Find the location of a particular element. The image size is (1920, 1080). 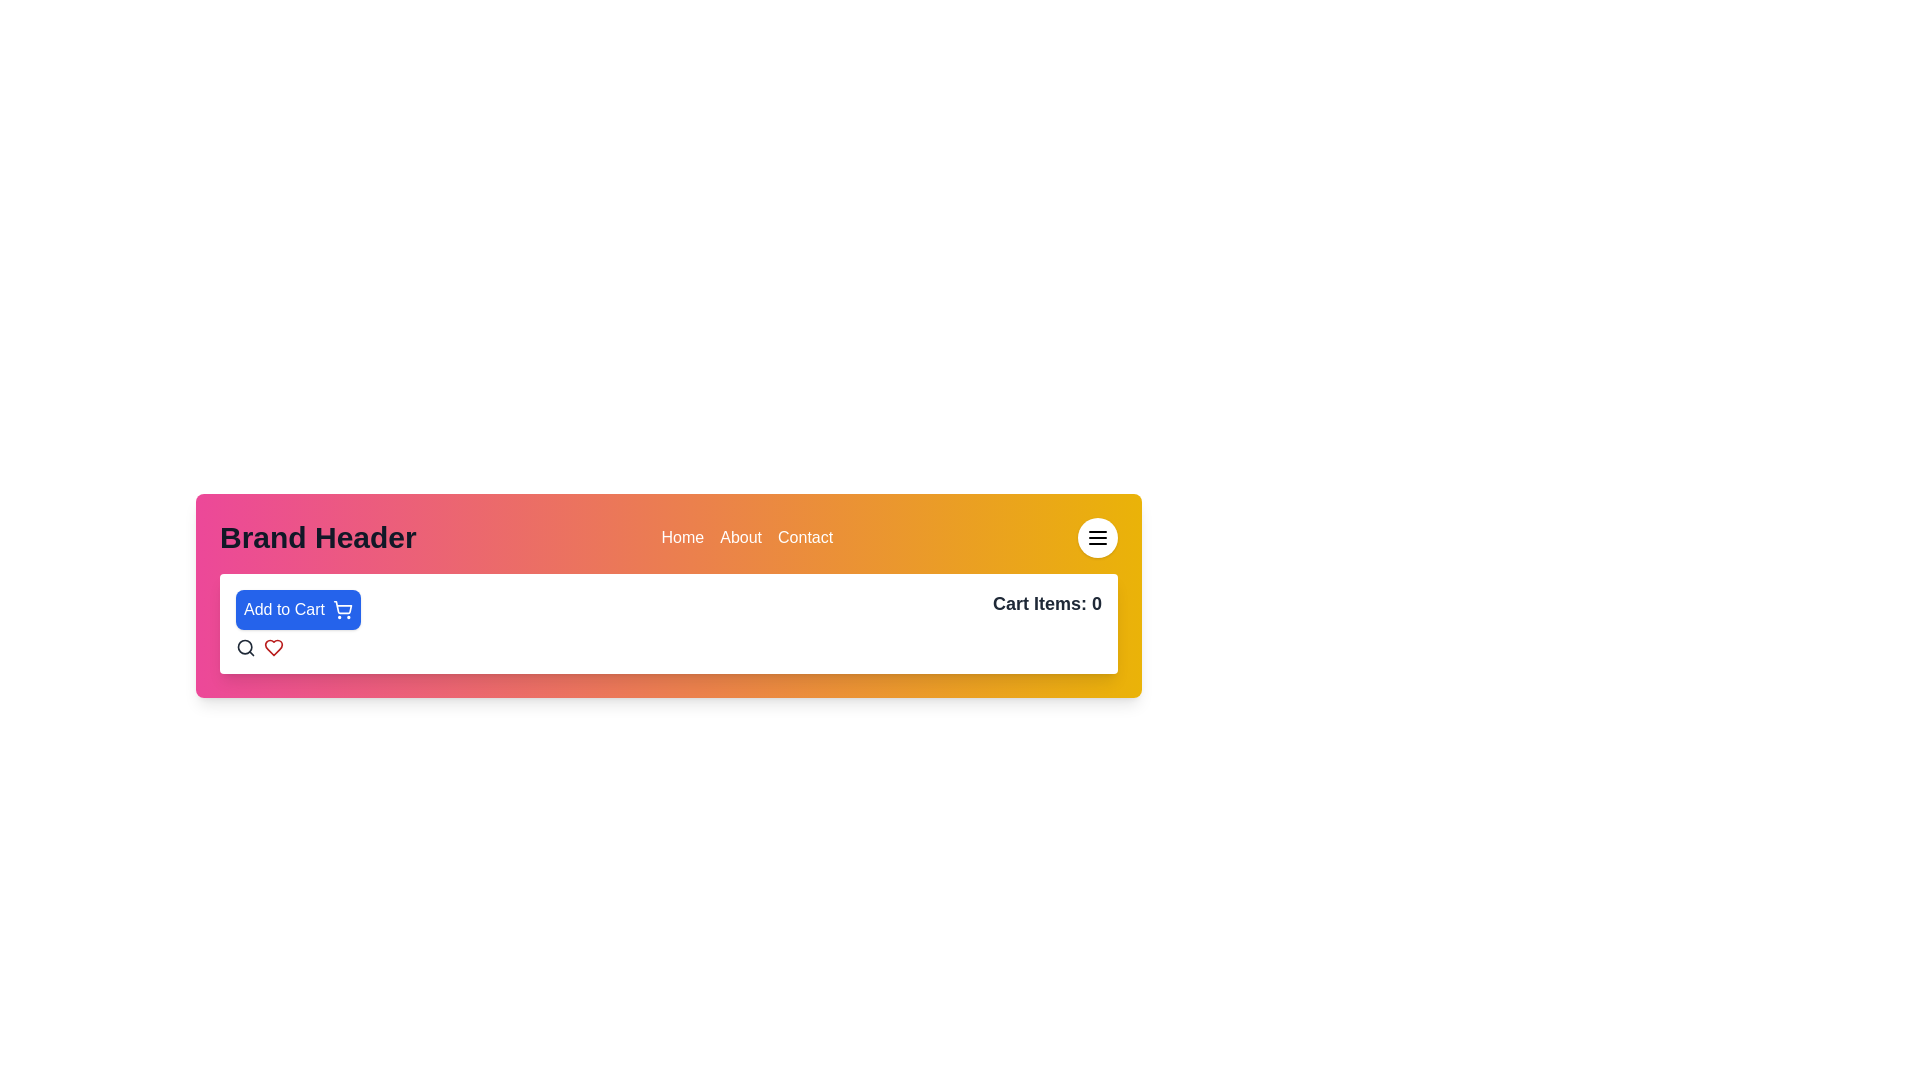

the 'About' section text-based navigation menu item, which is the second item in a horizontally aligned menu bar located at the top-right of the header area is located at coordinates (740, 536).